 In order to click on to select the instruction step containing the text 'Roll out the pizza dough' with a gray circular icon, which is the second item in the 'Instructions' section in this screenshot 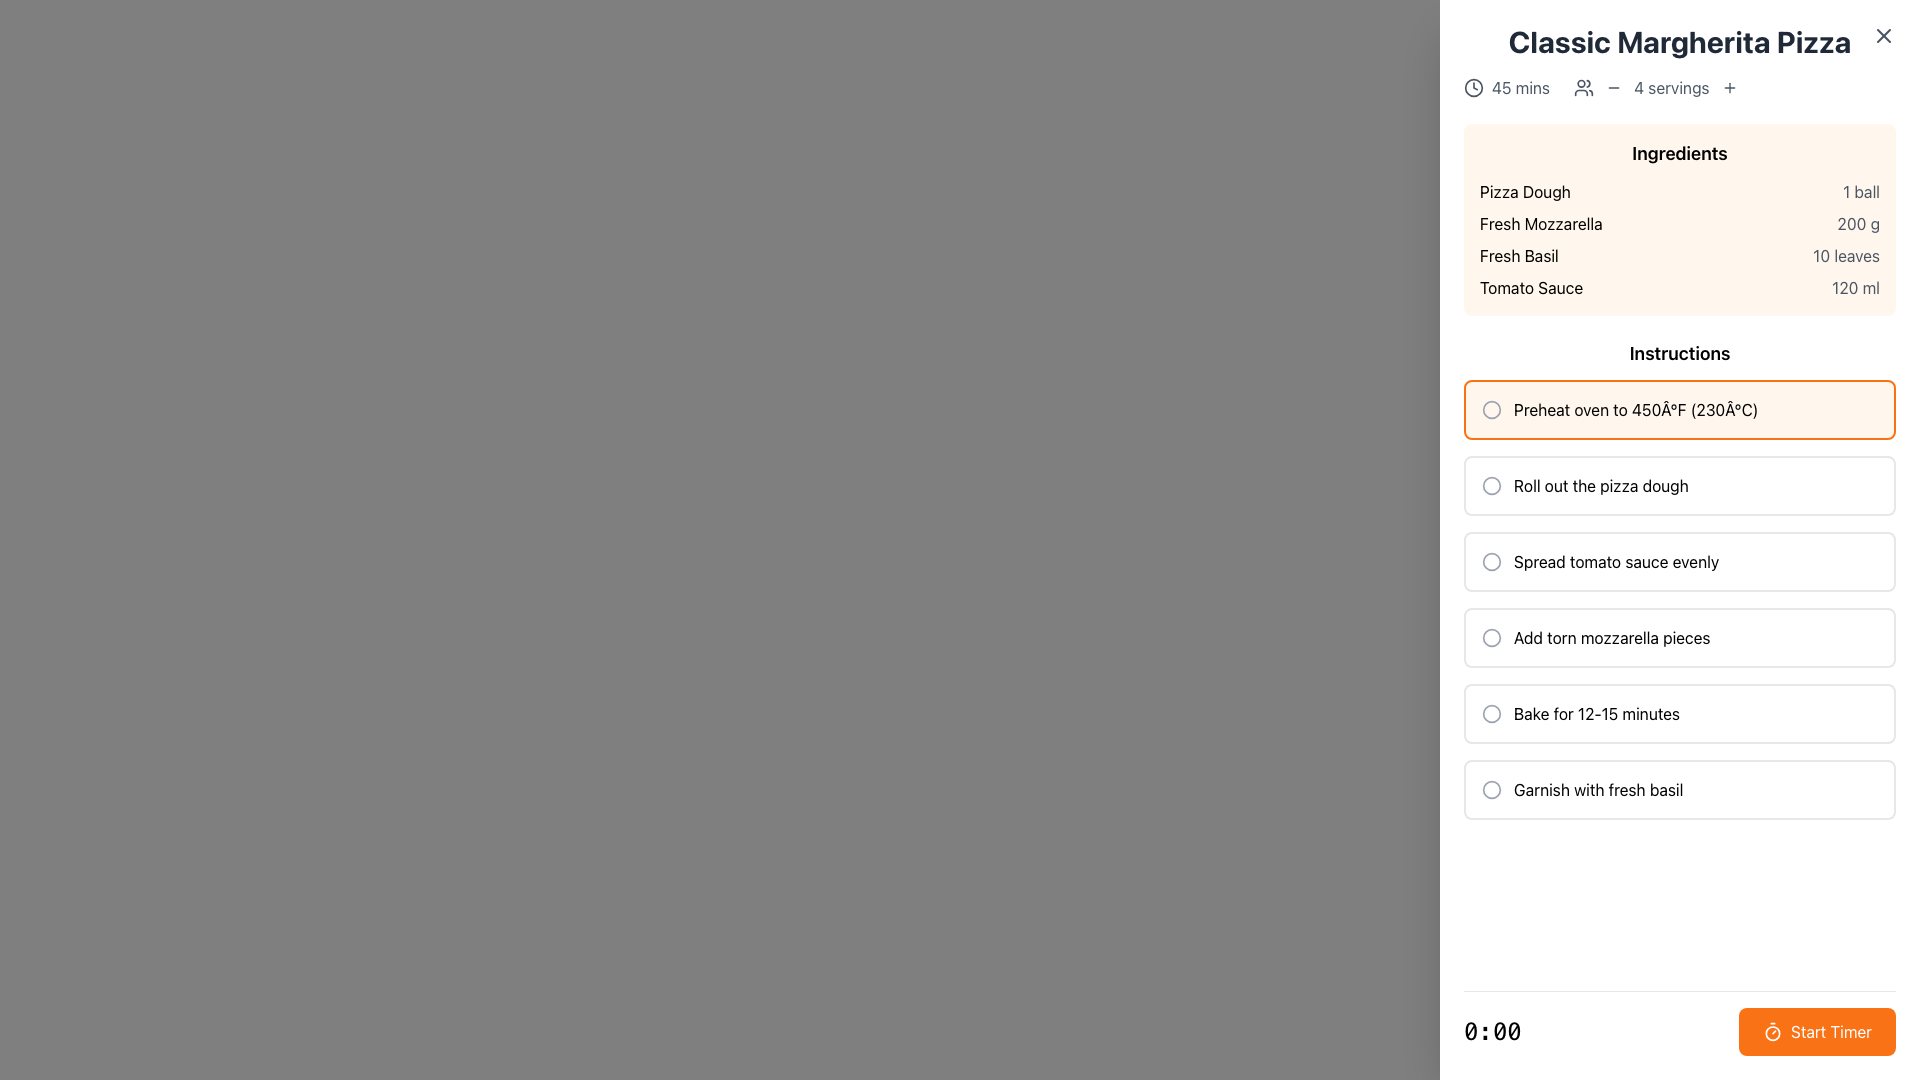, I will do `click(1680, 486)`.